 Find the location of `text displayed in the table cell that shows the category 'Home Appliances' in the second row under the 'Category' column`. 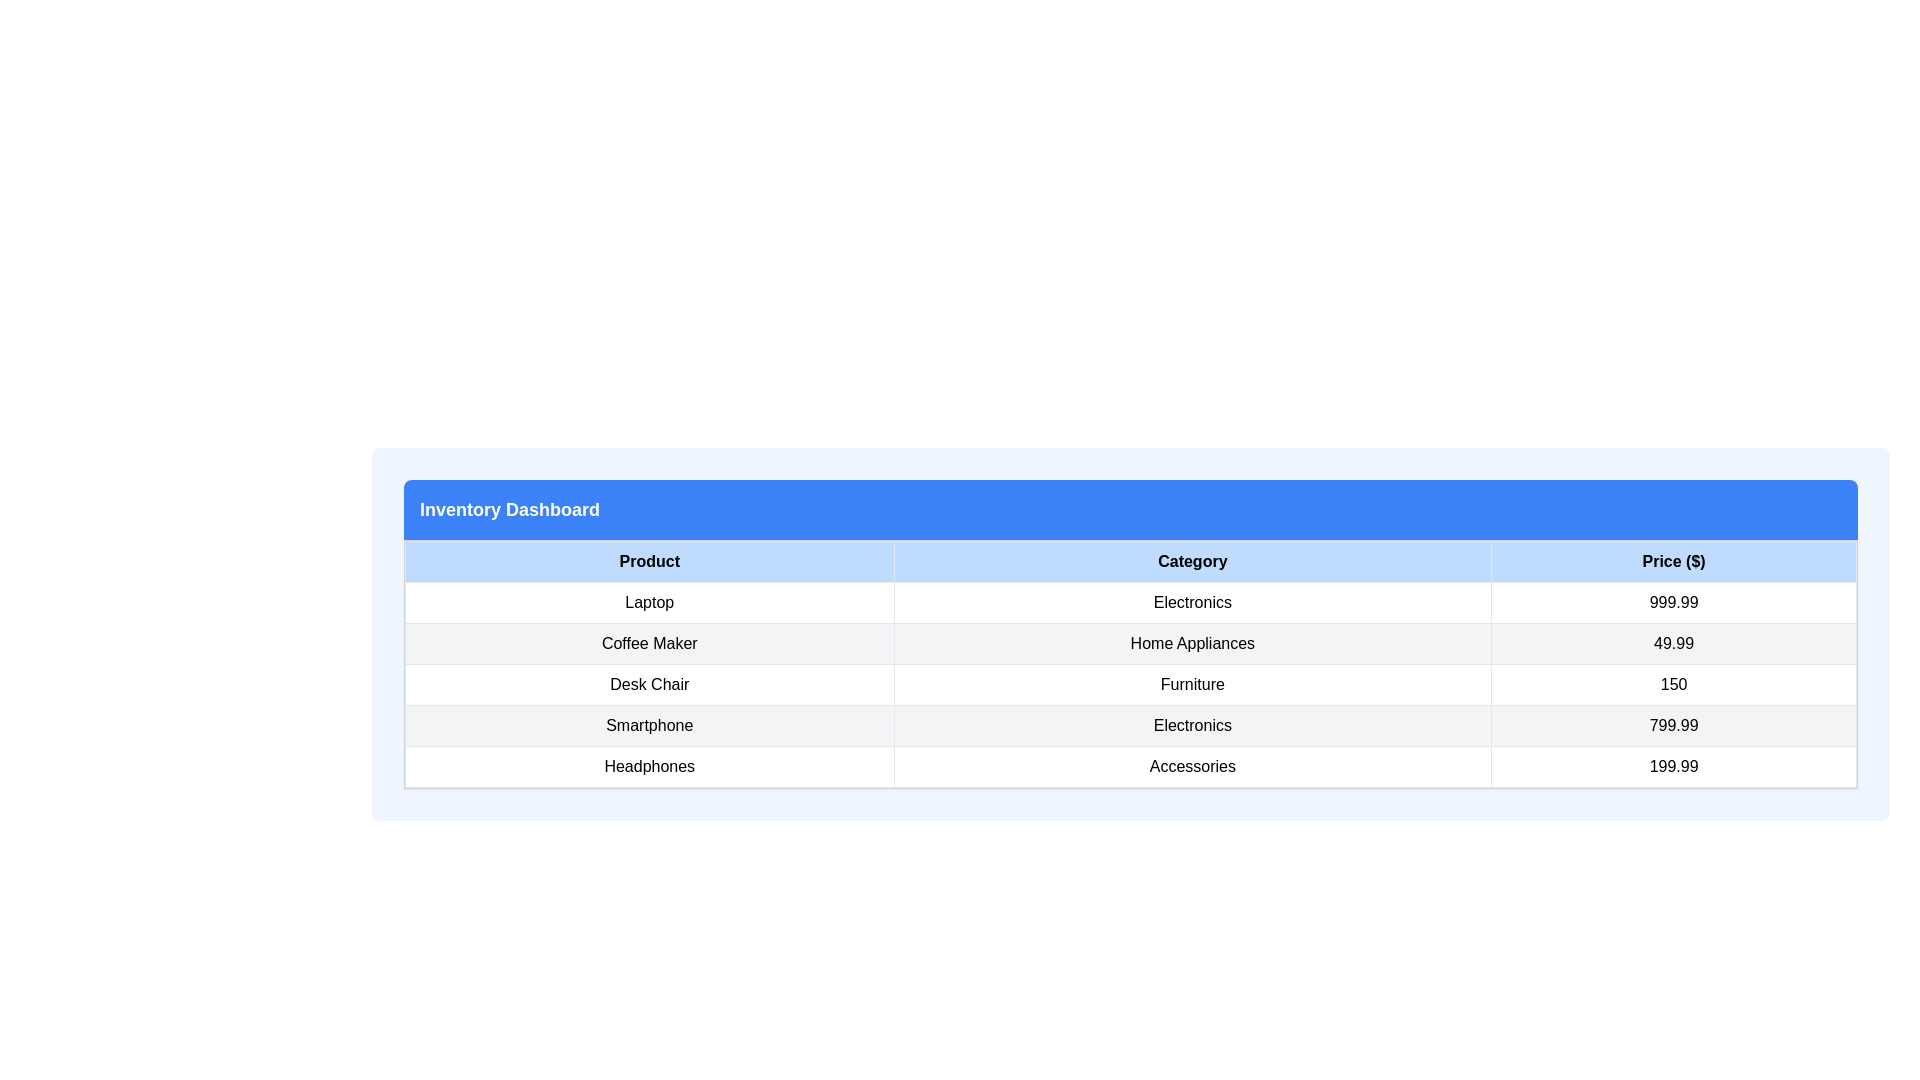

text displayed in the table cell that shows the category 'Home Appliances' in the second row under the 'Category' column is located at coordinates (1192, 644).